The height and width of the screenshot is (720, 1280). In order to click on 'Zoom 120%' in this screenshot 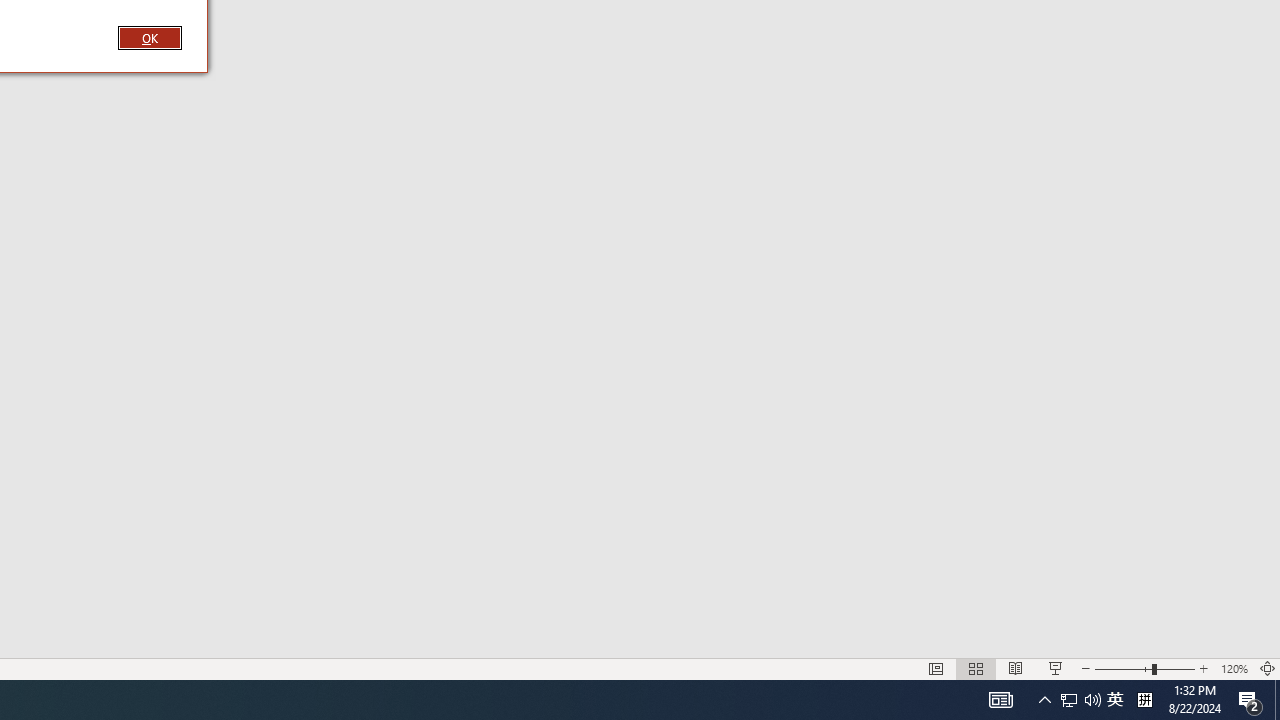, I will do `click(1233, 669)`.